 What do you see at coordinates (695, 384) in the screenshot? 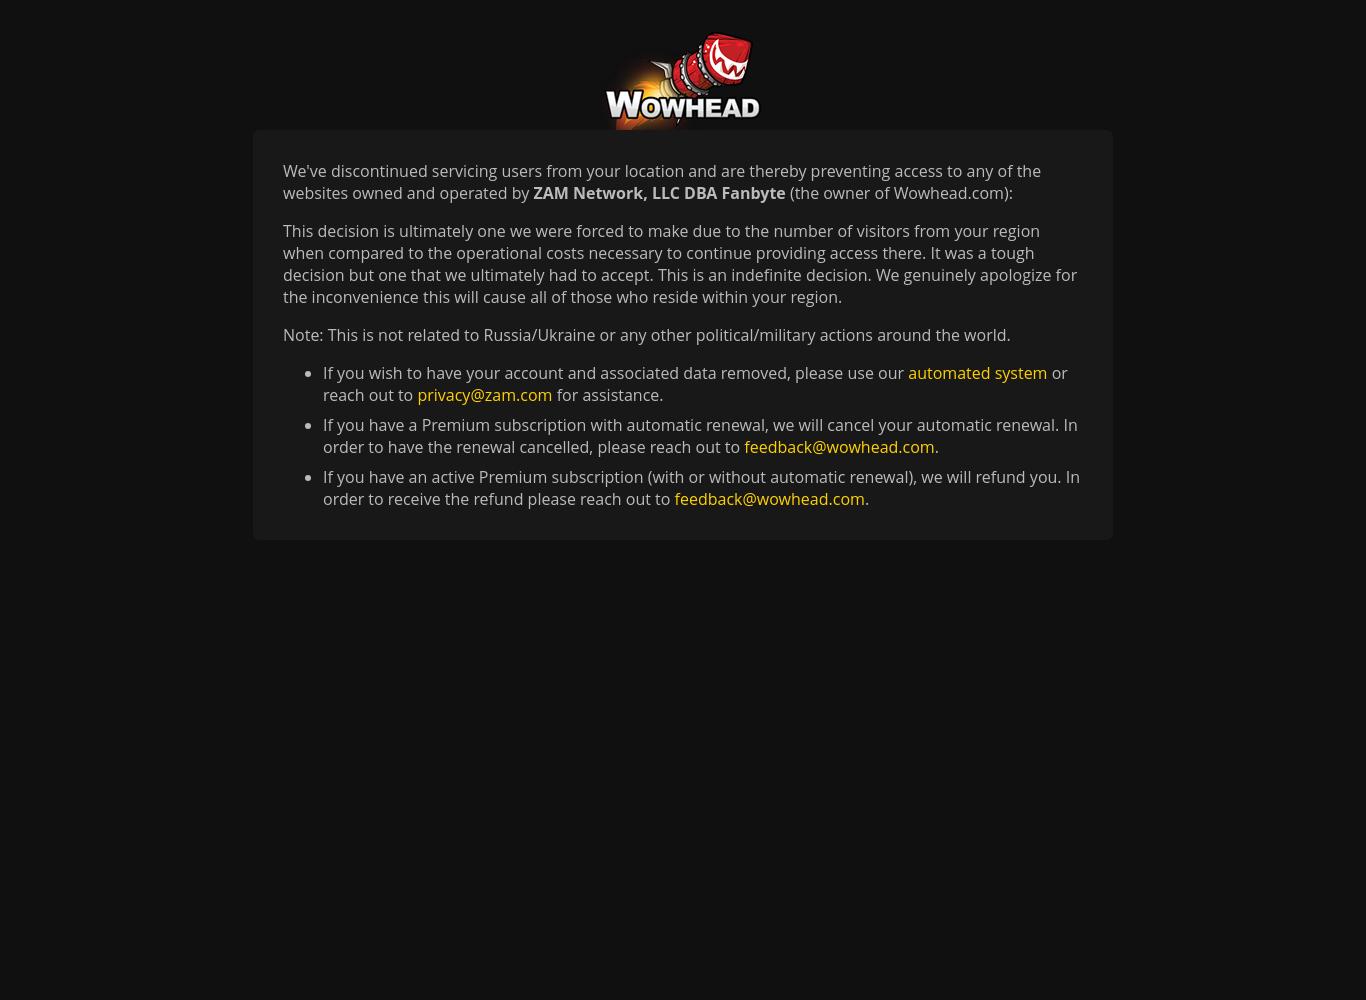
I see `'or reach out to'` at bounding box center [695, 384].